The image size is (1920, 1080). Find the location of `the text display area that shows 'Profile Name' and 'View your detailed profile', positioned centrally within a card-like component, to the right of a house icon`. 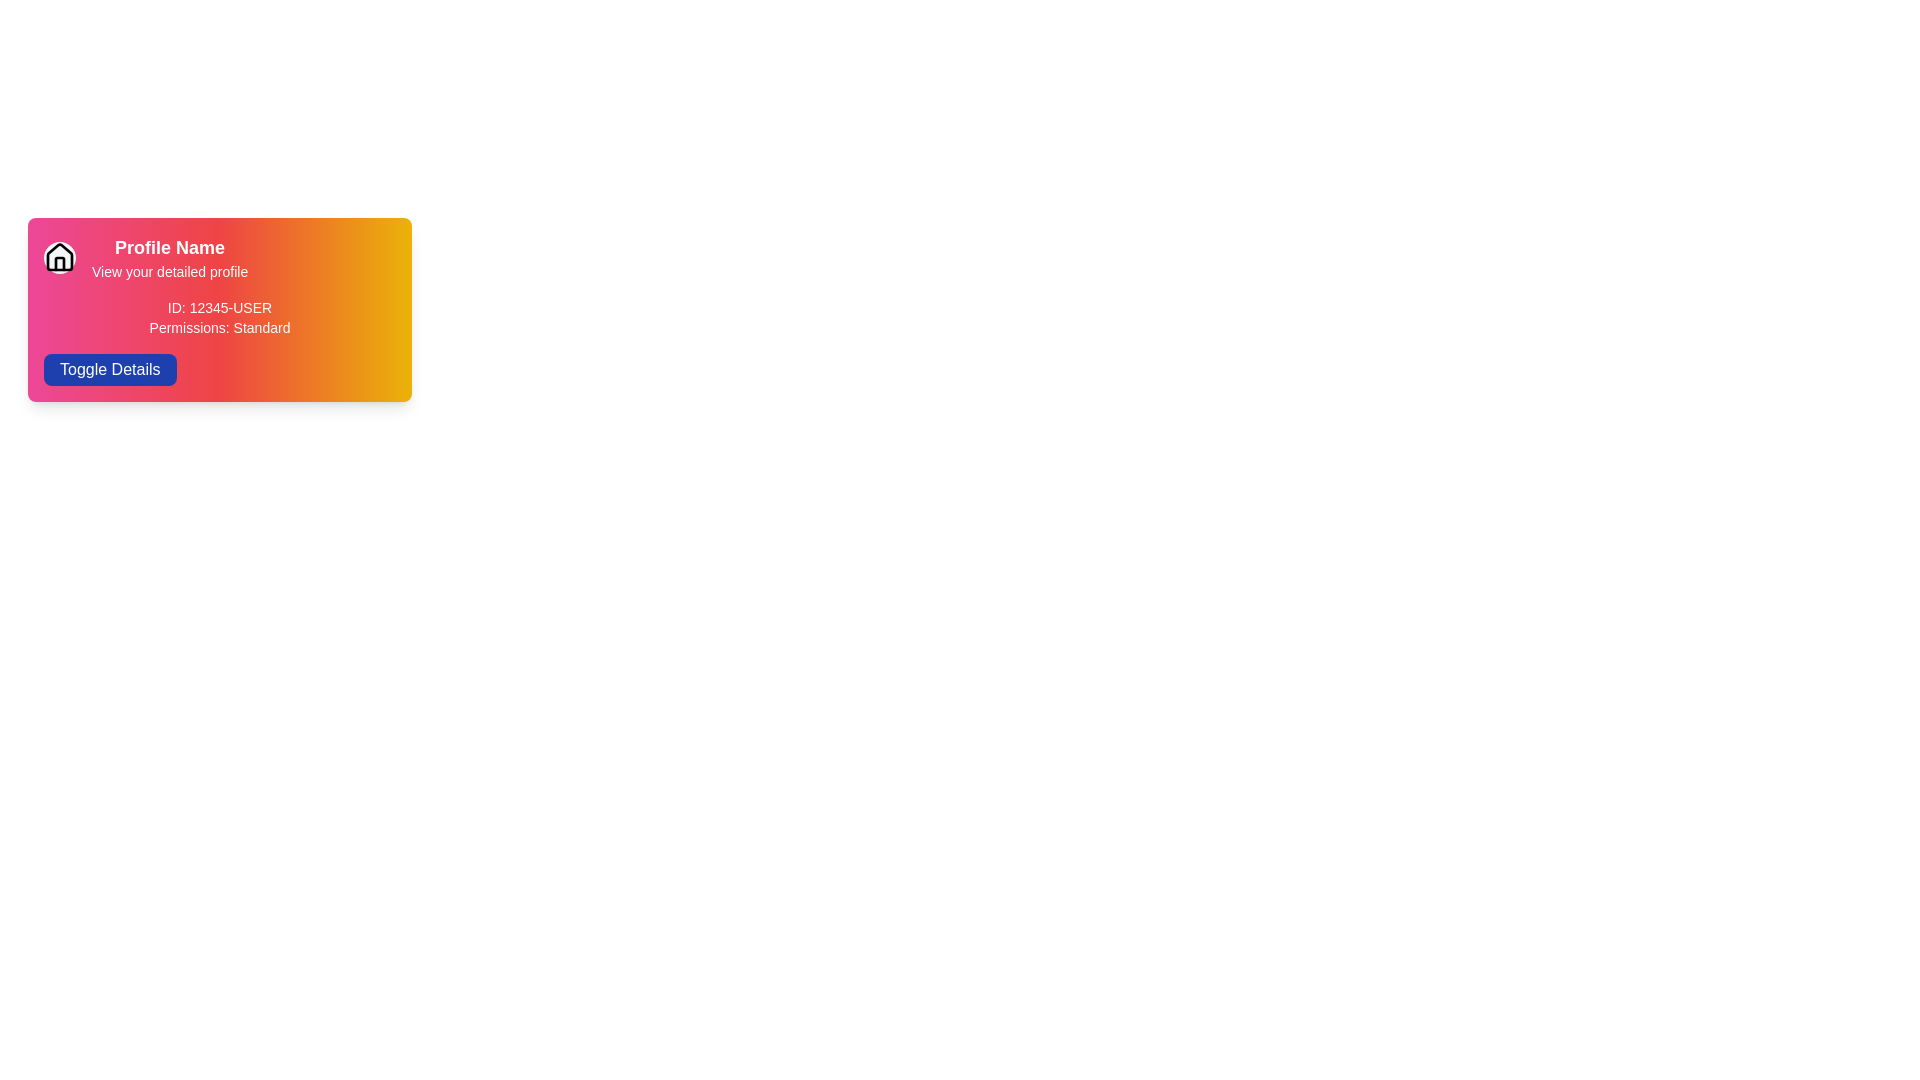

the text display area that shows 'Profile Name' and 'View your detailed profile', positioned centrally within a card-like component, to the right of a house icon is located at coordinates (170, 257).